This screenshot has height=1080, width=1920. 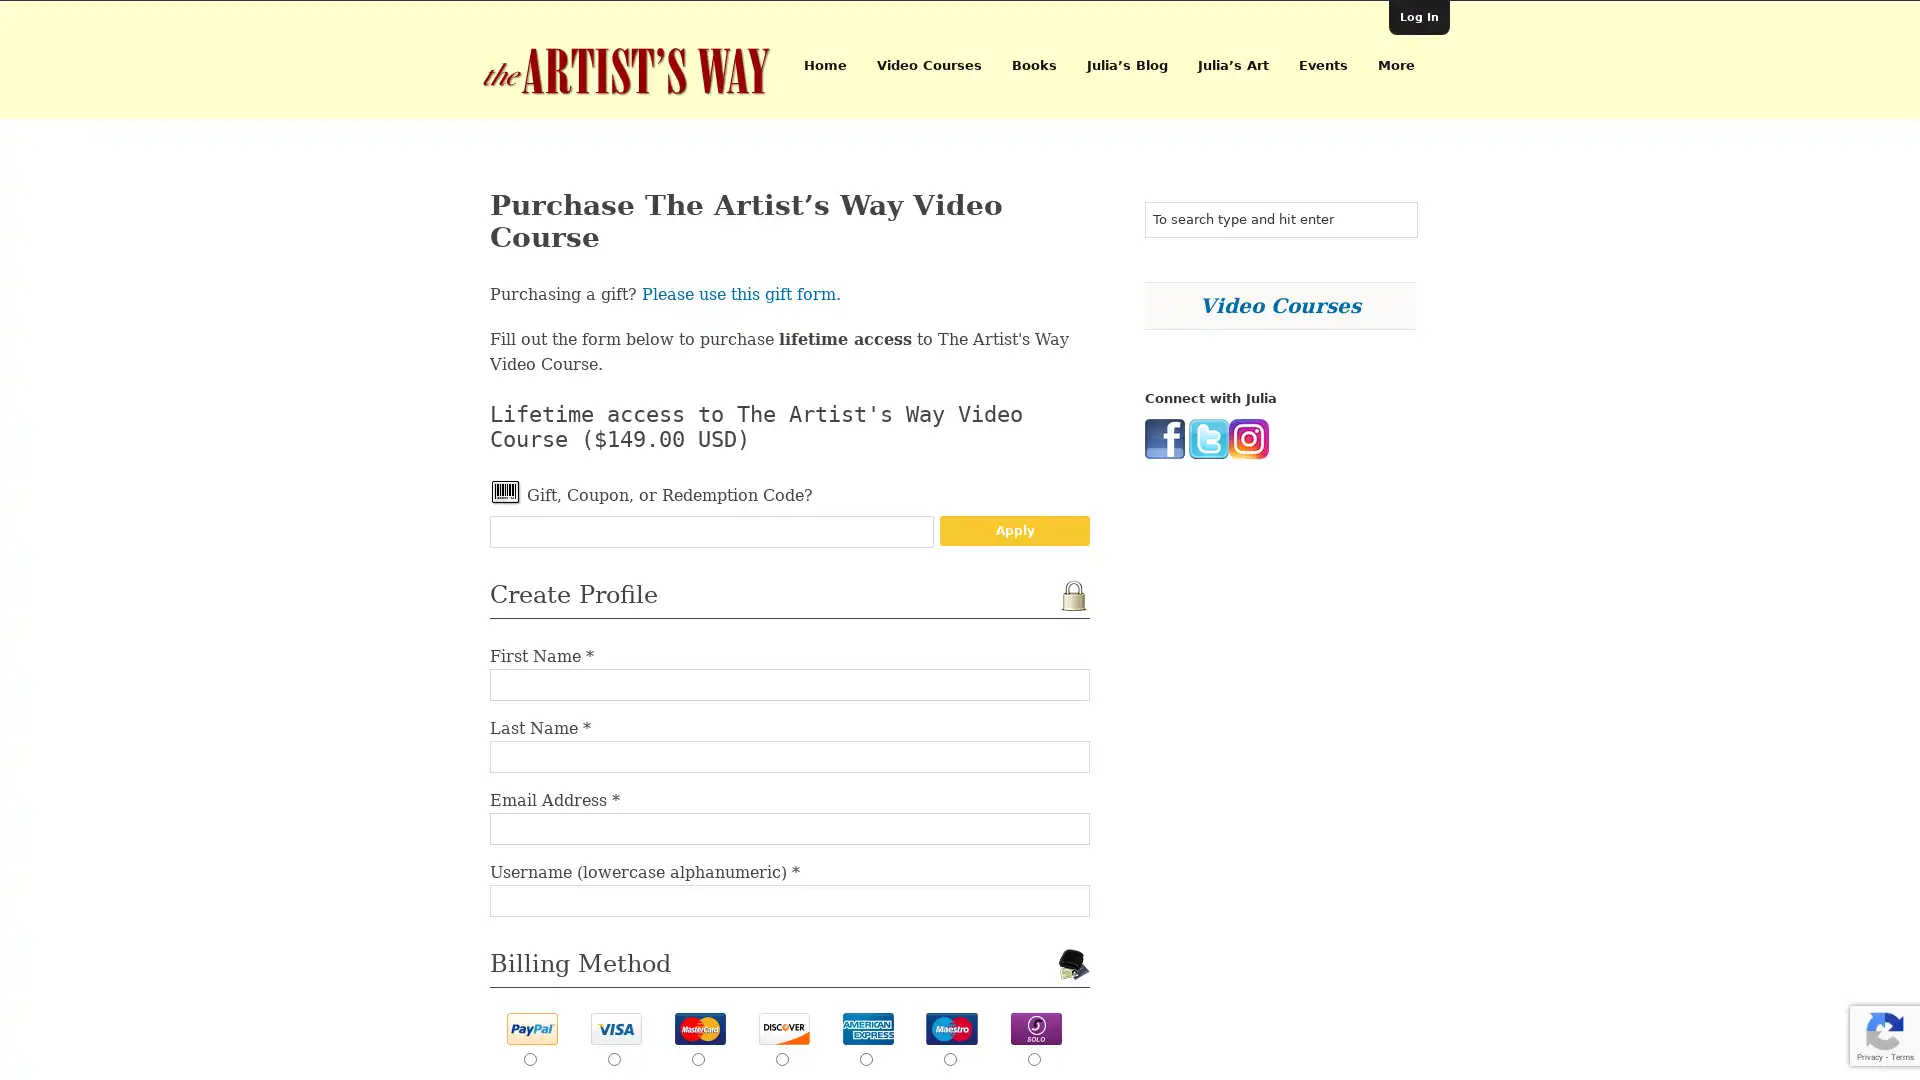 I want to click on Apply, so click(x=1014, y=530).